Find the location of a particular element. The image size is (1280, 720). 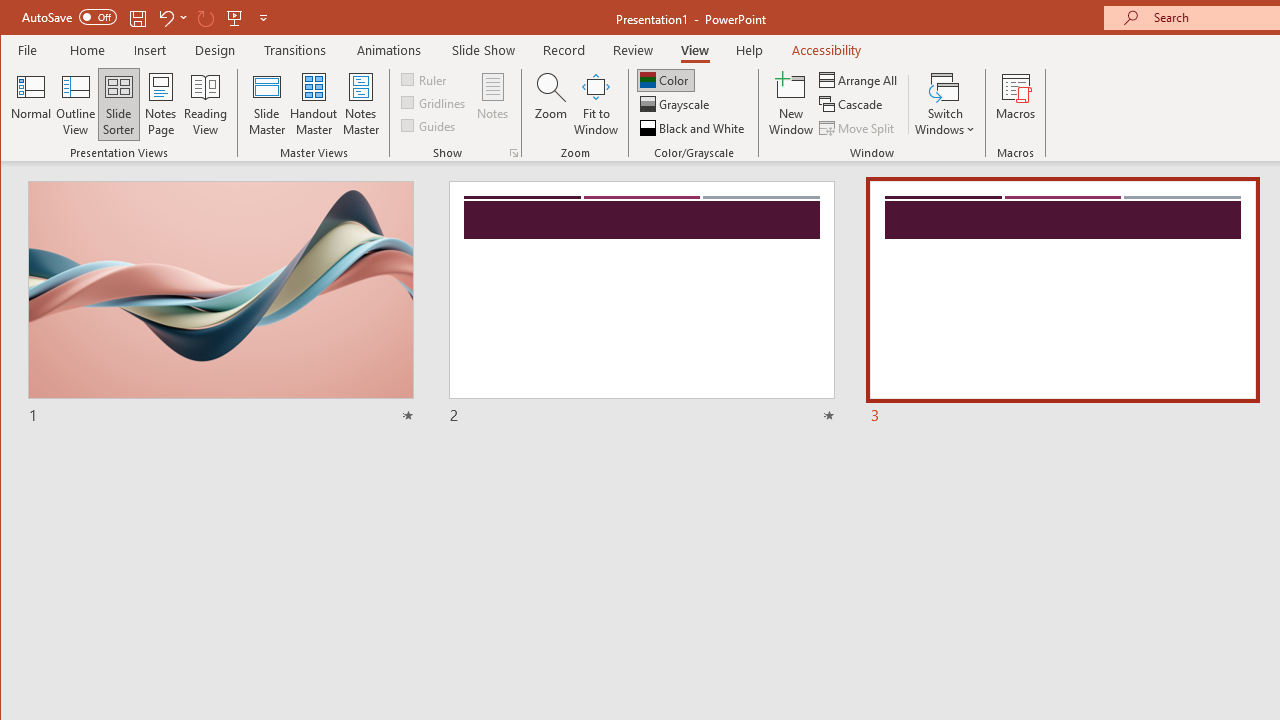

'Guides' is located at coordinates (429, 125).